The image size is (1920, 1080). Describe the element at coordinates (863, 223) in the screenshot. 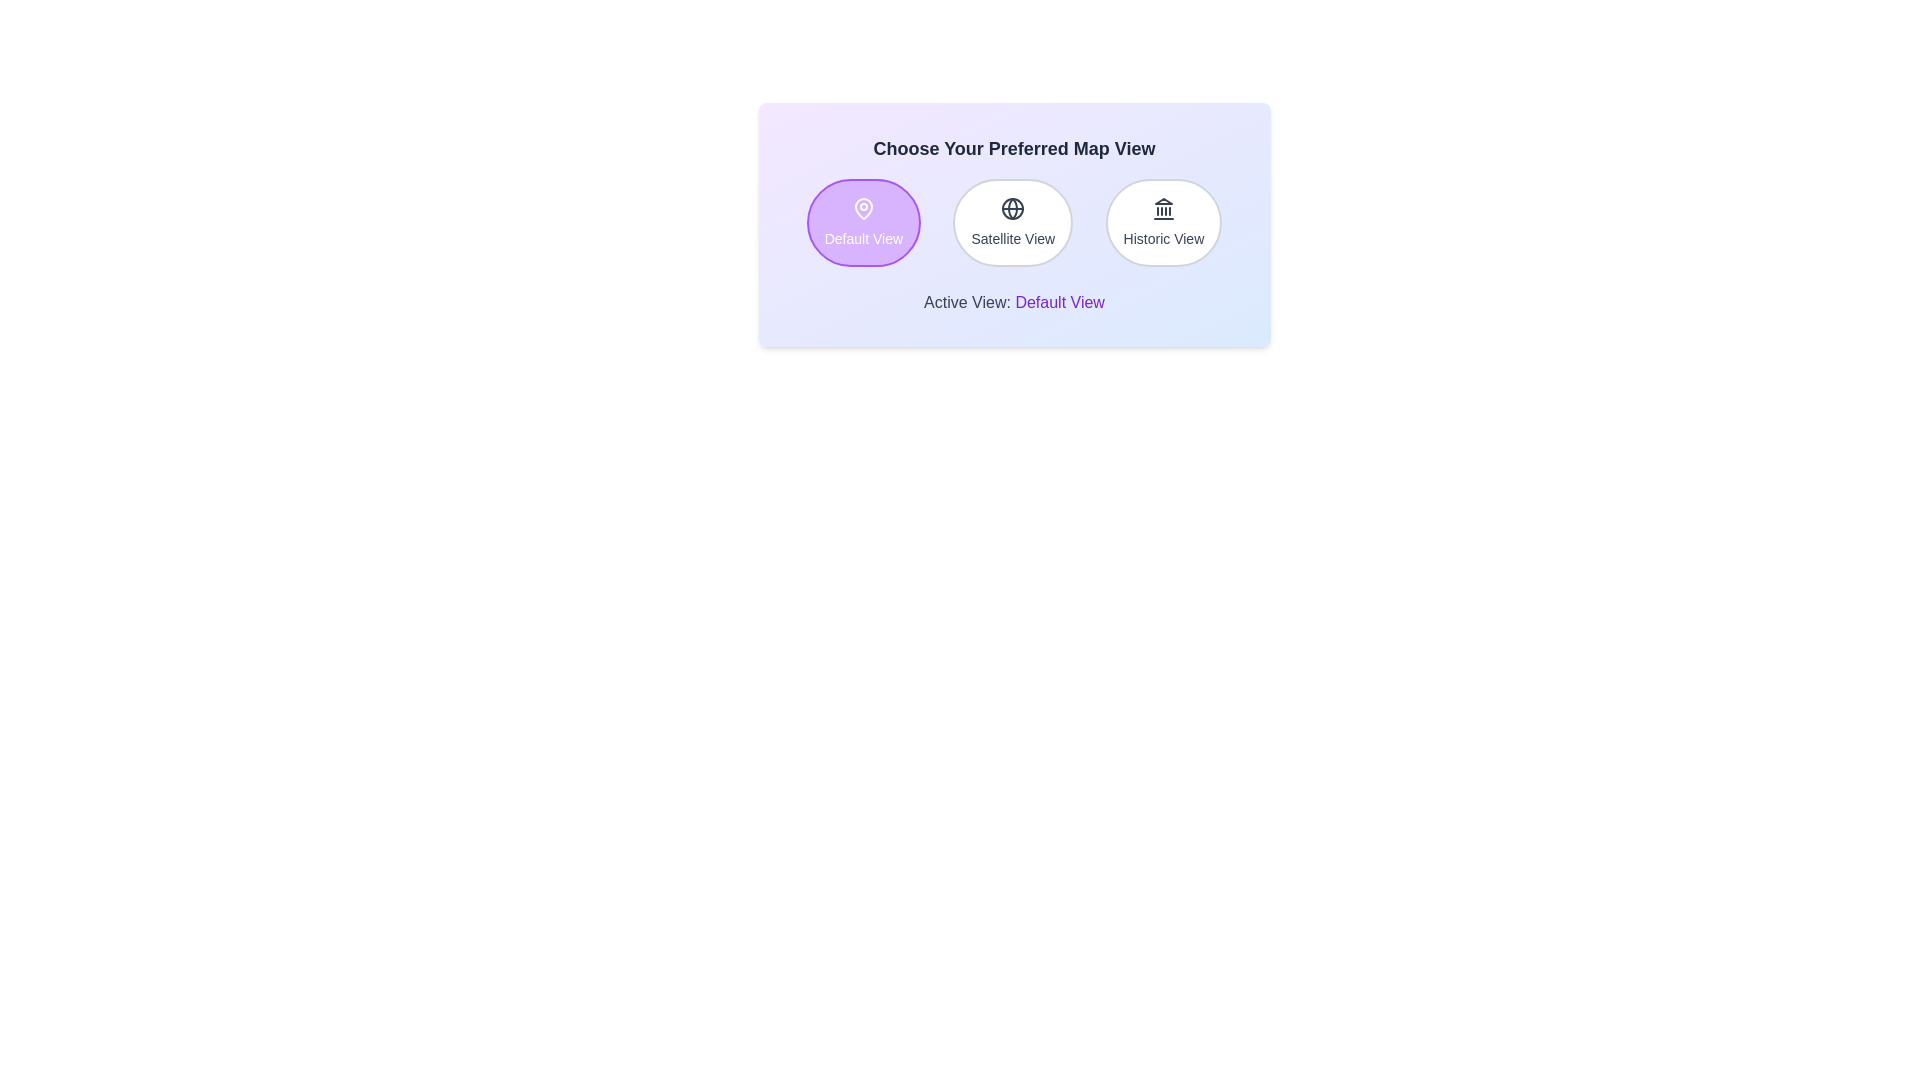

I see `the button labeled Default View to observe its hover effect` at that location.